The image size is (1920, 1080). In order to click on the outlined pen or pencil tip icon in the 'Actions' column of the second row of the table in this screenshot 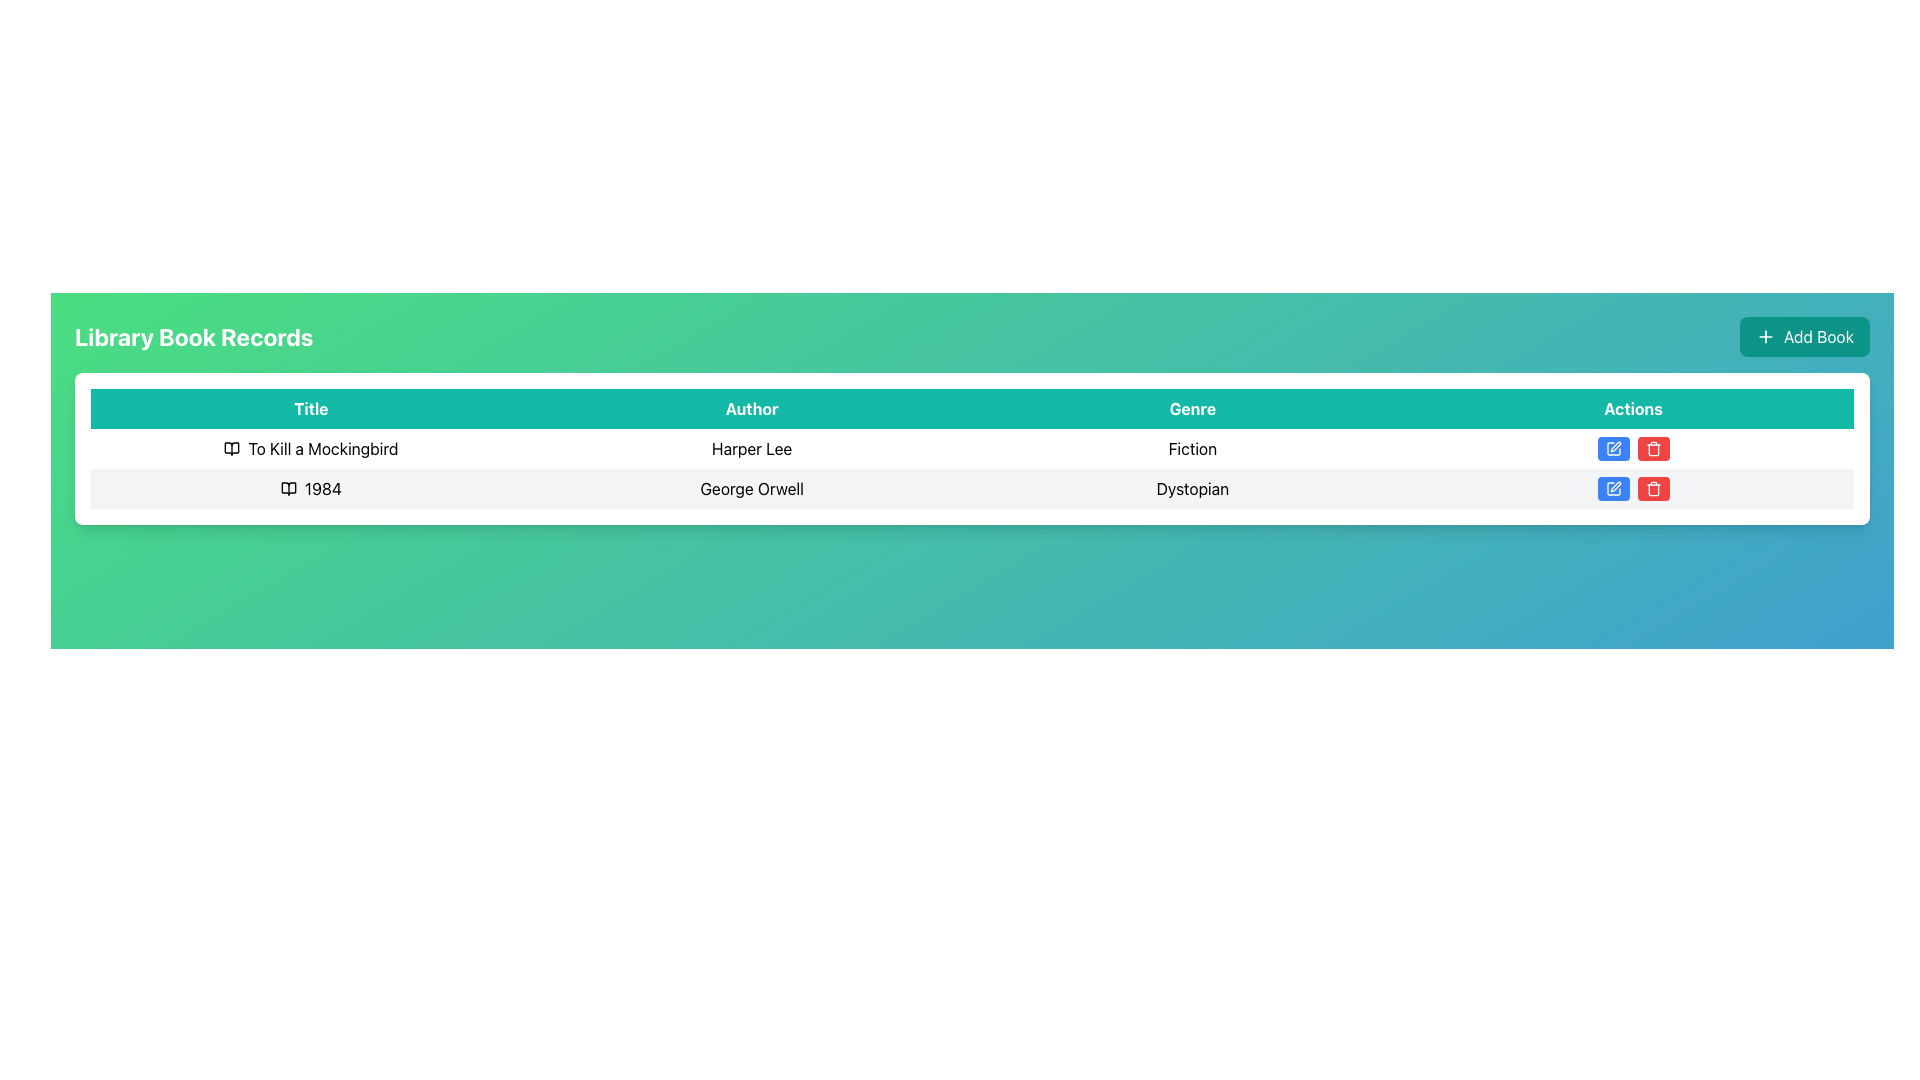, I will do `click(1615, 486)`.